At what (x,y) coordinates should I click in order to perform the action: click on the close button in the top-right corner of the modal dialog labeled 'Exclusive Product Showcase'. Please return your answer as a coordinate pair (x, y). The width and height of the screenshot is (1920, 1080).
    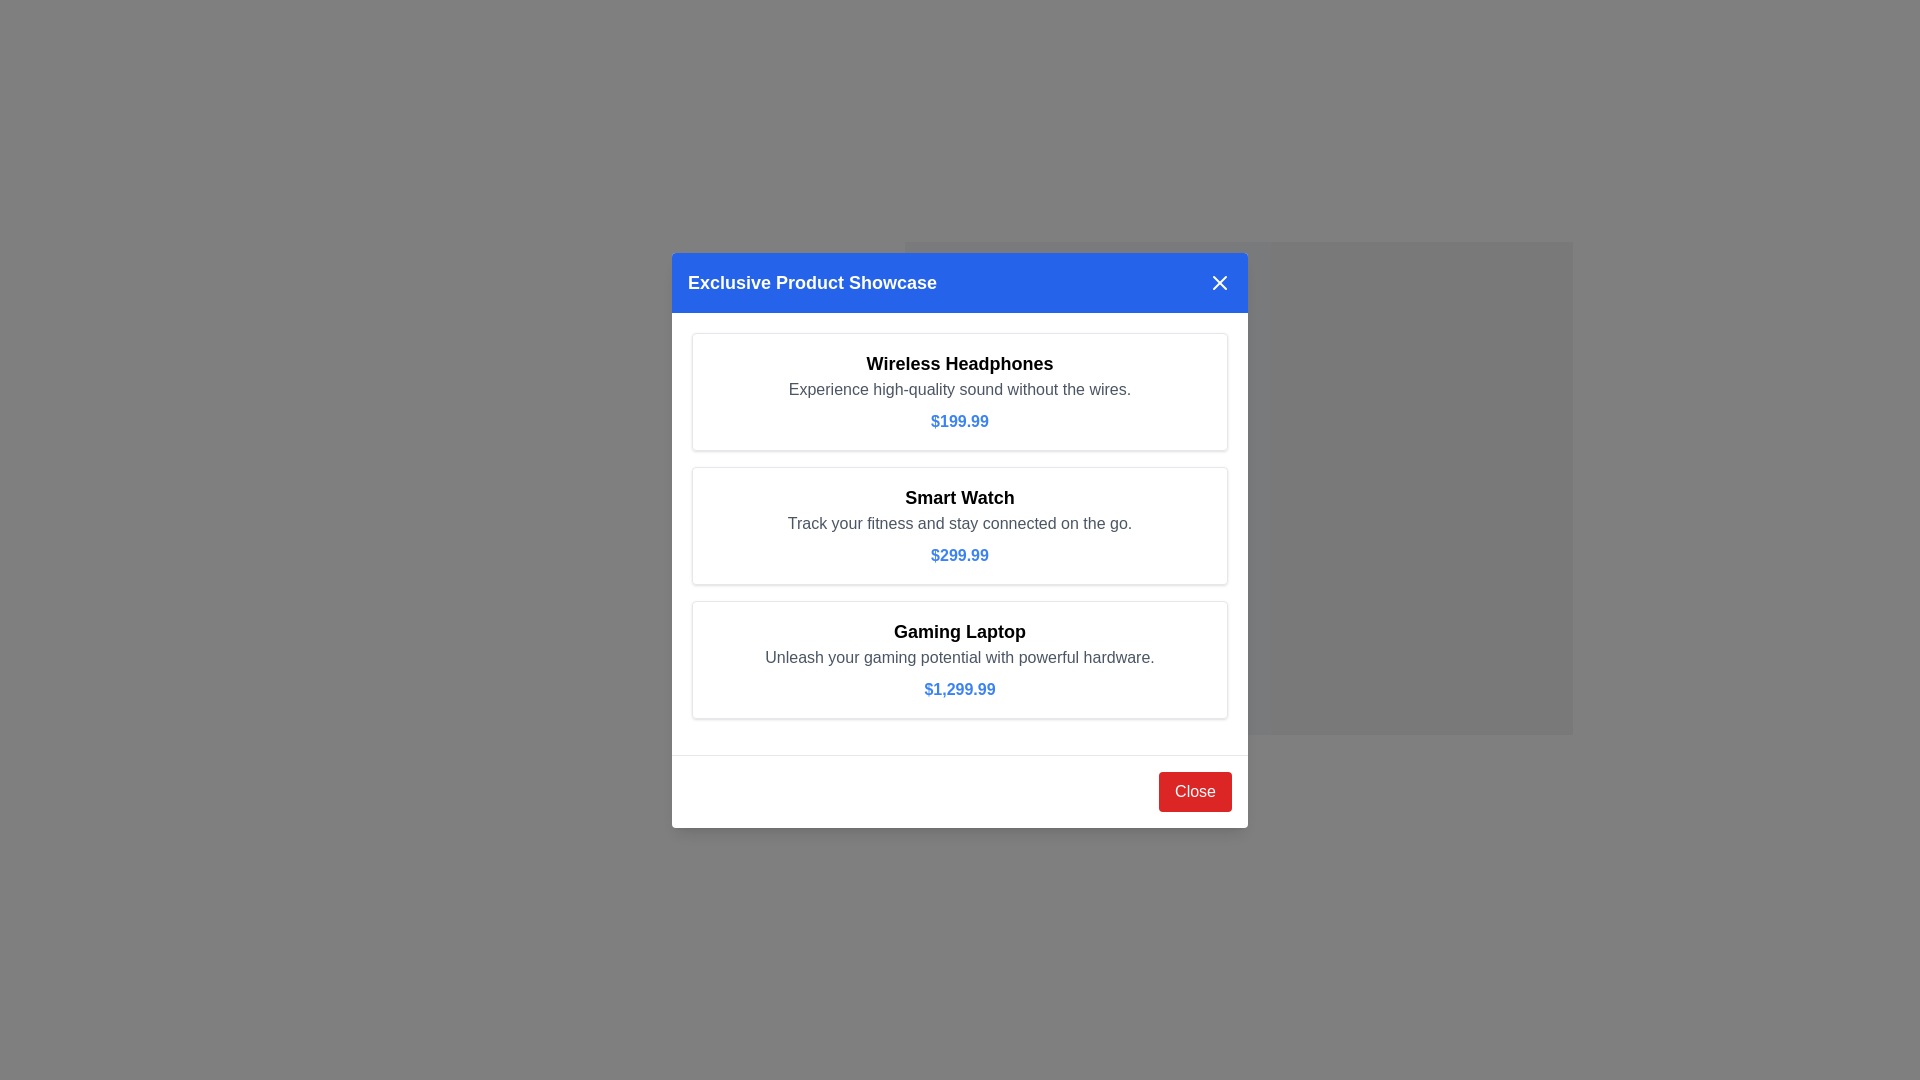
    Looking at the image, I should click on (1218, 282).